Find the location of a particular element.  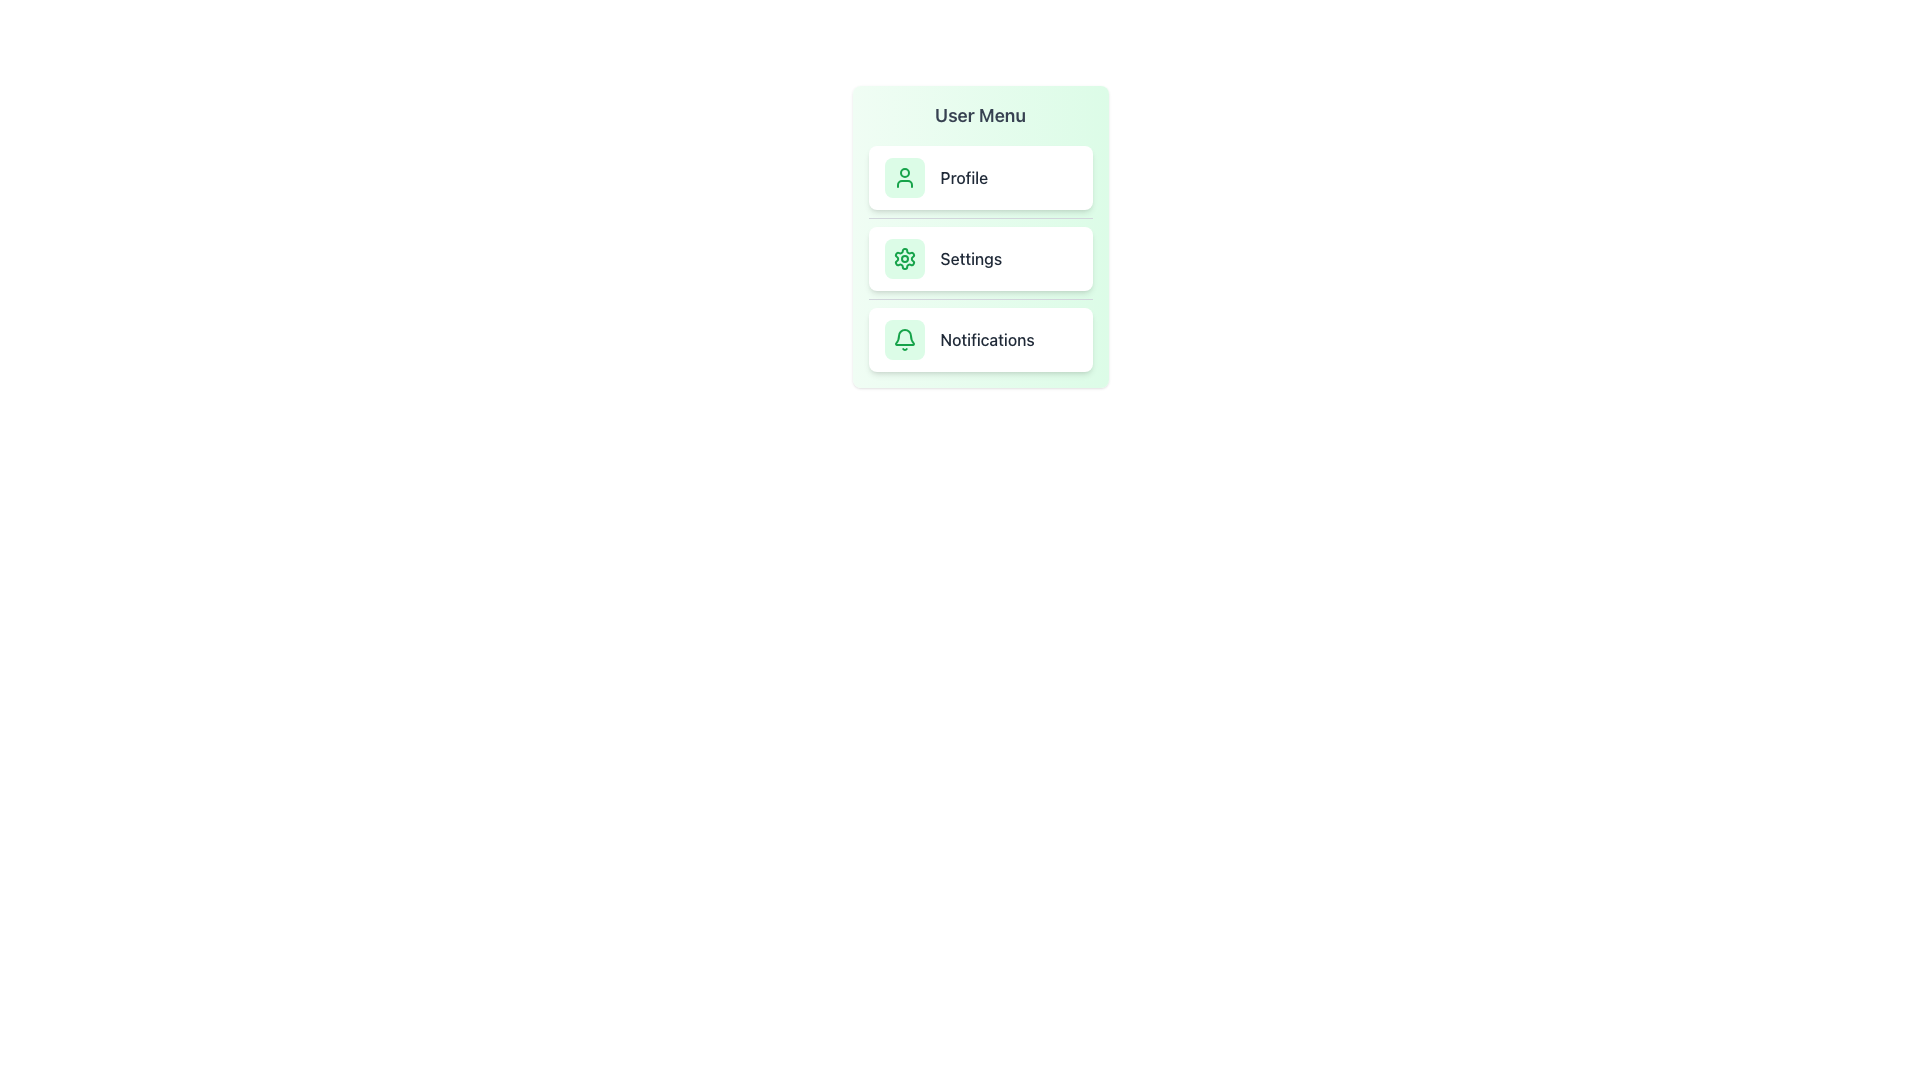

the 'Settings' button in the vertically aligned menu section is located at coordinates (980, 235).